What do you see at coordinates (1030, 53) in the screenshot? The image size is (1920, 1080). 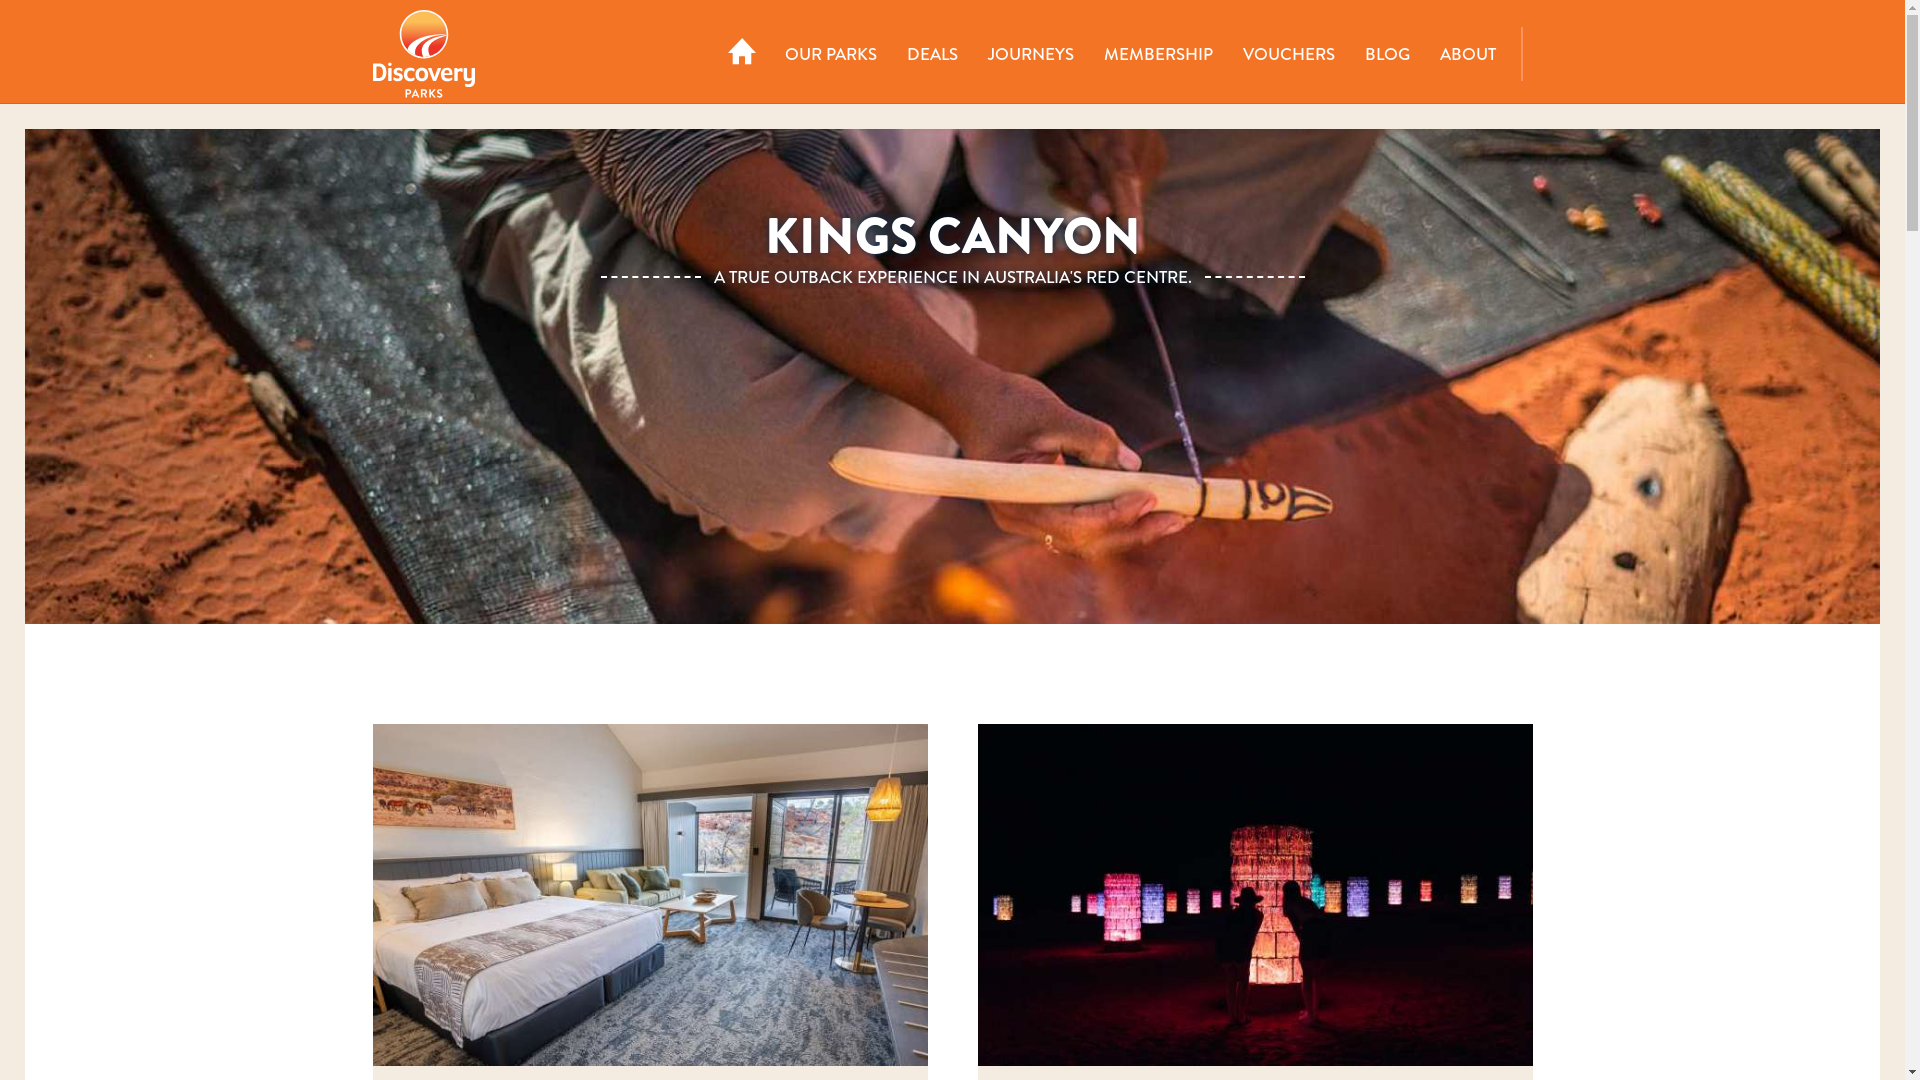 I see `'JOURNEYS'` at bounding box center [1030, 53].